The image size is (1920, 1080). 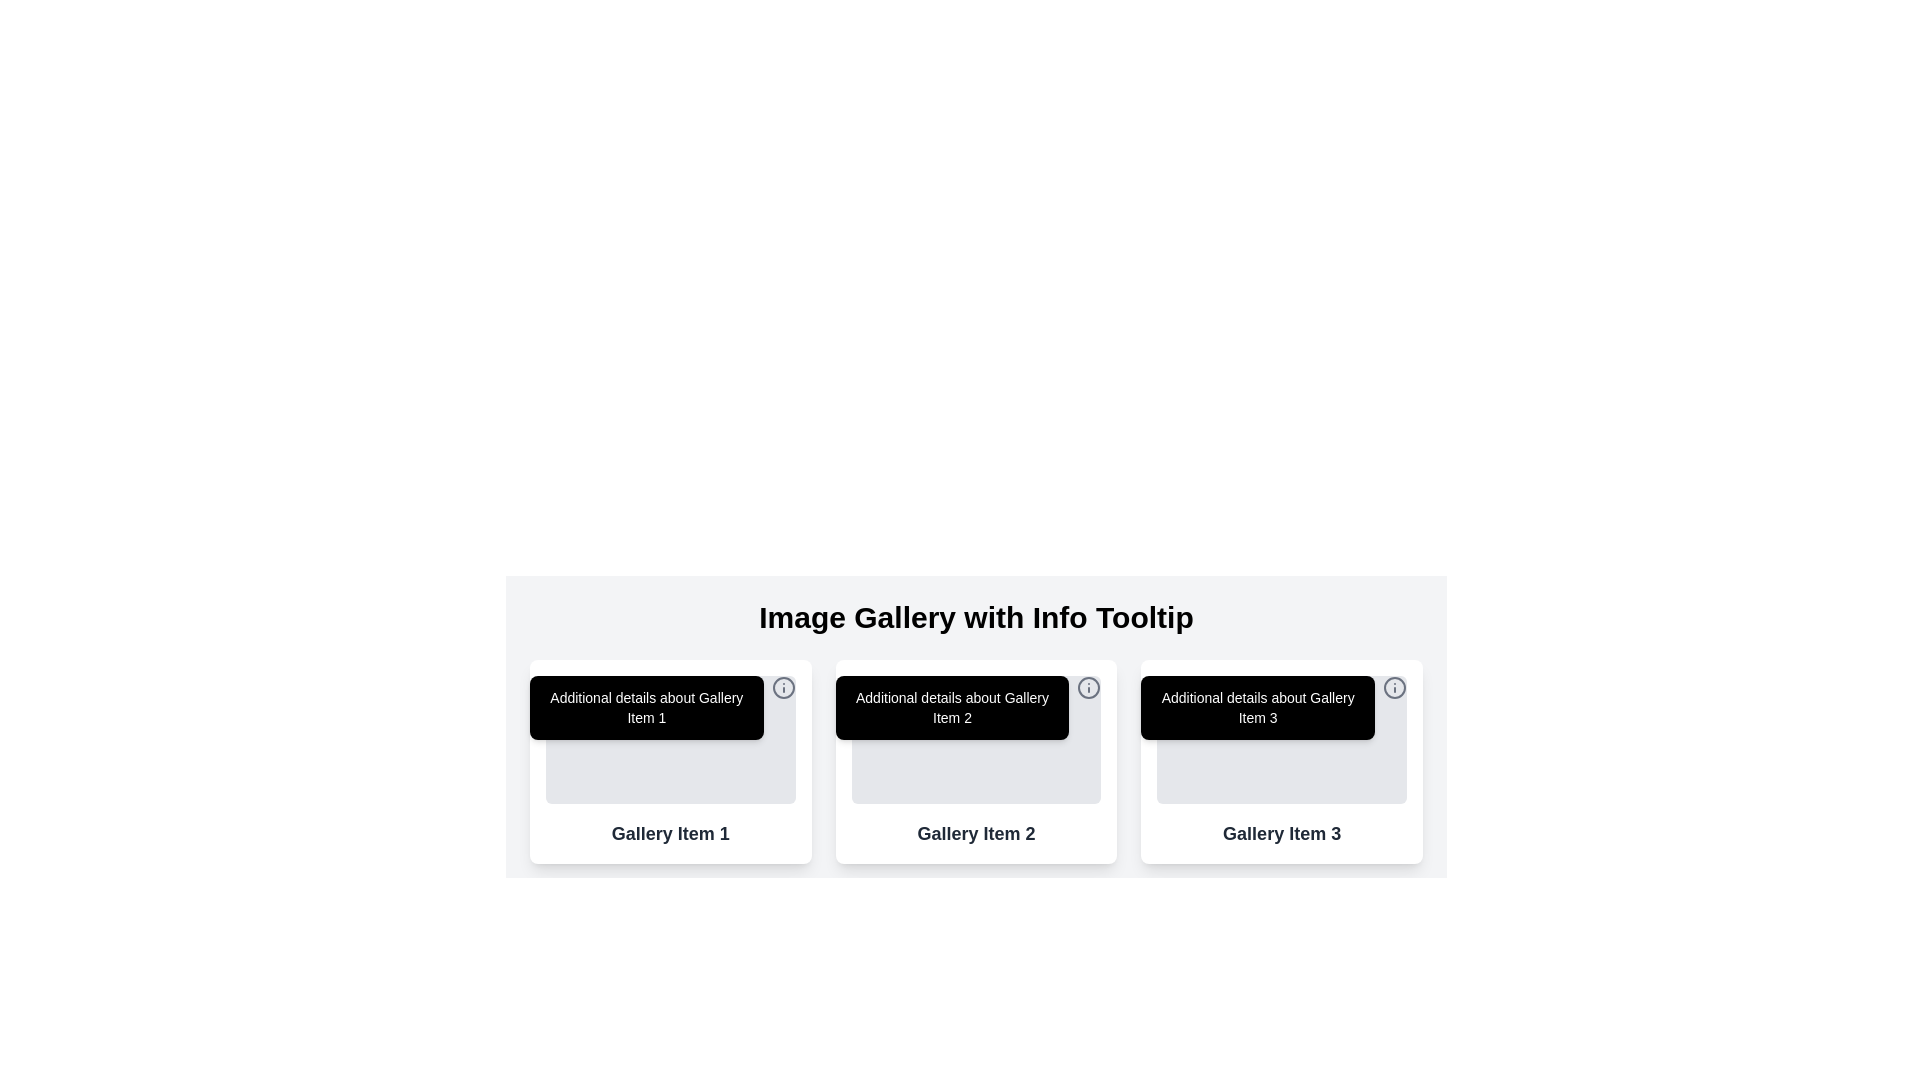 I want to click on the circular information icon with a gray outline located at the top-right corner of 'Gallery Item 3', so click(x=1394, y=686).